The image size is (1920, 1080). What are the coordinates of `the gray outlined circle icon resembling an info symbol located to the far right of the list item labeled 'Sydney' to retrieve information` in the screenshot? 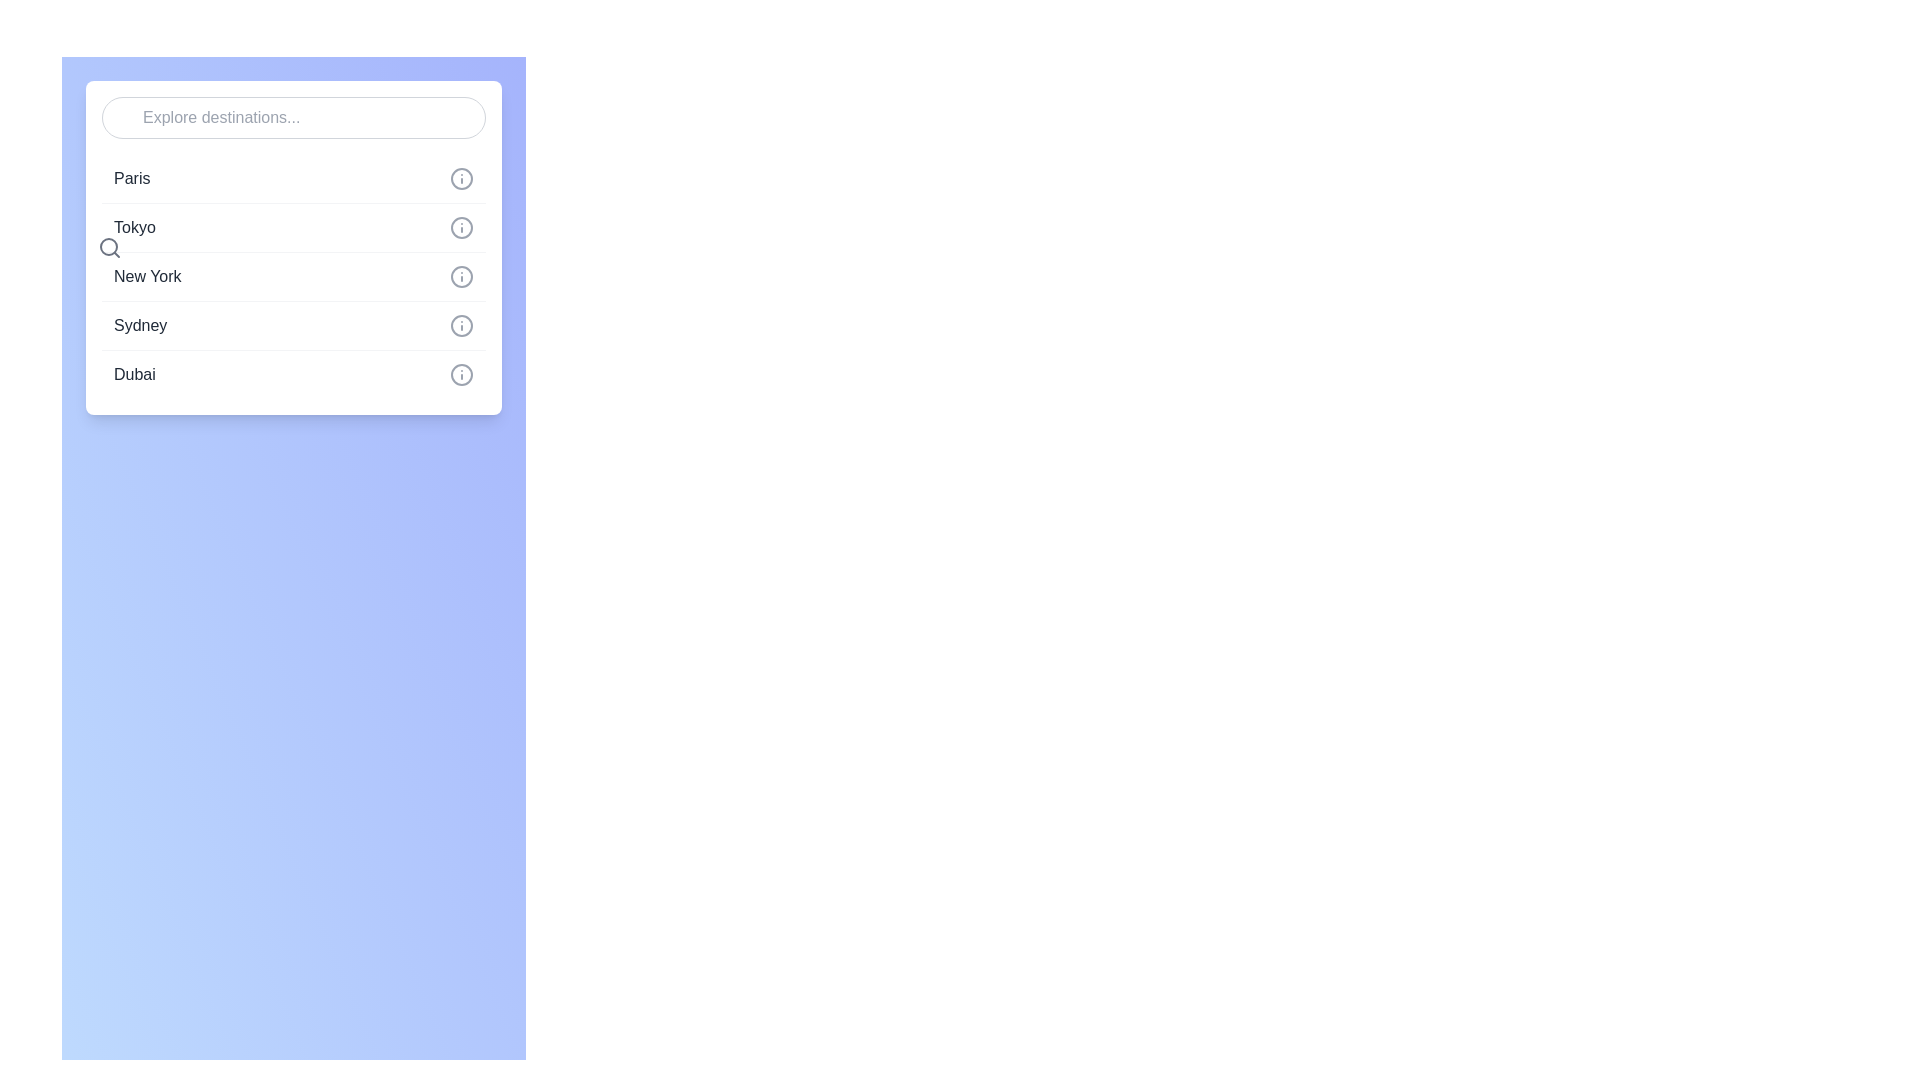 It's located at (460, 325).